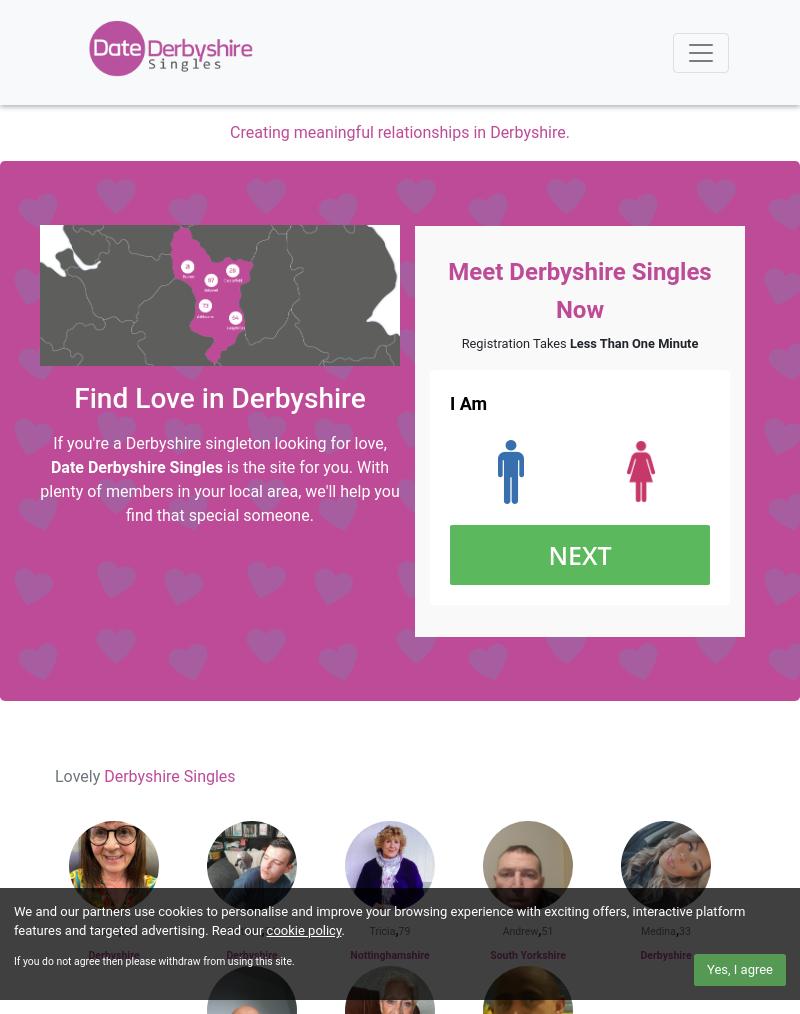  Describe the element at coordinates (500, 930) in the screenshot. I see `'Andrew'` at that location.